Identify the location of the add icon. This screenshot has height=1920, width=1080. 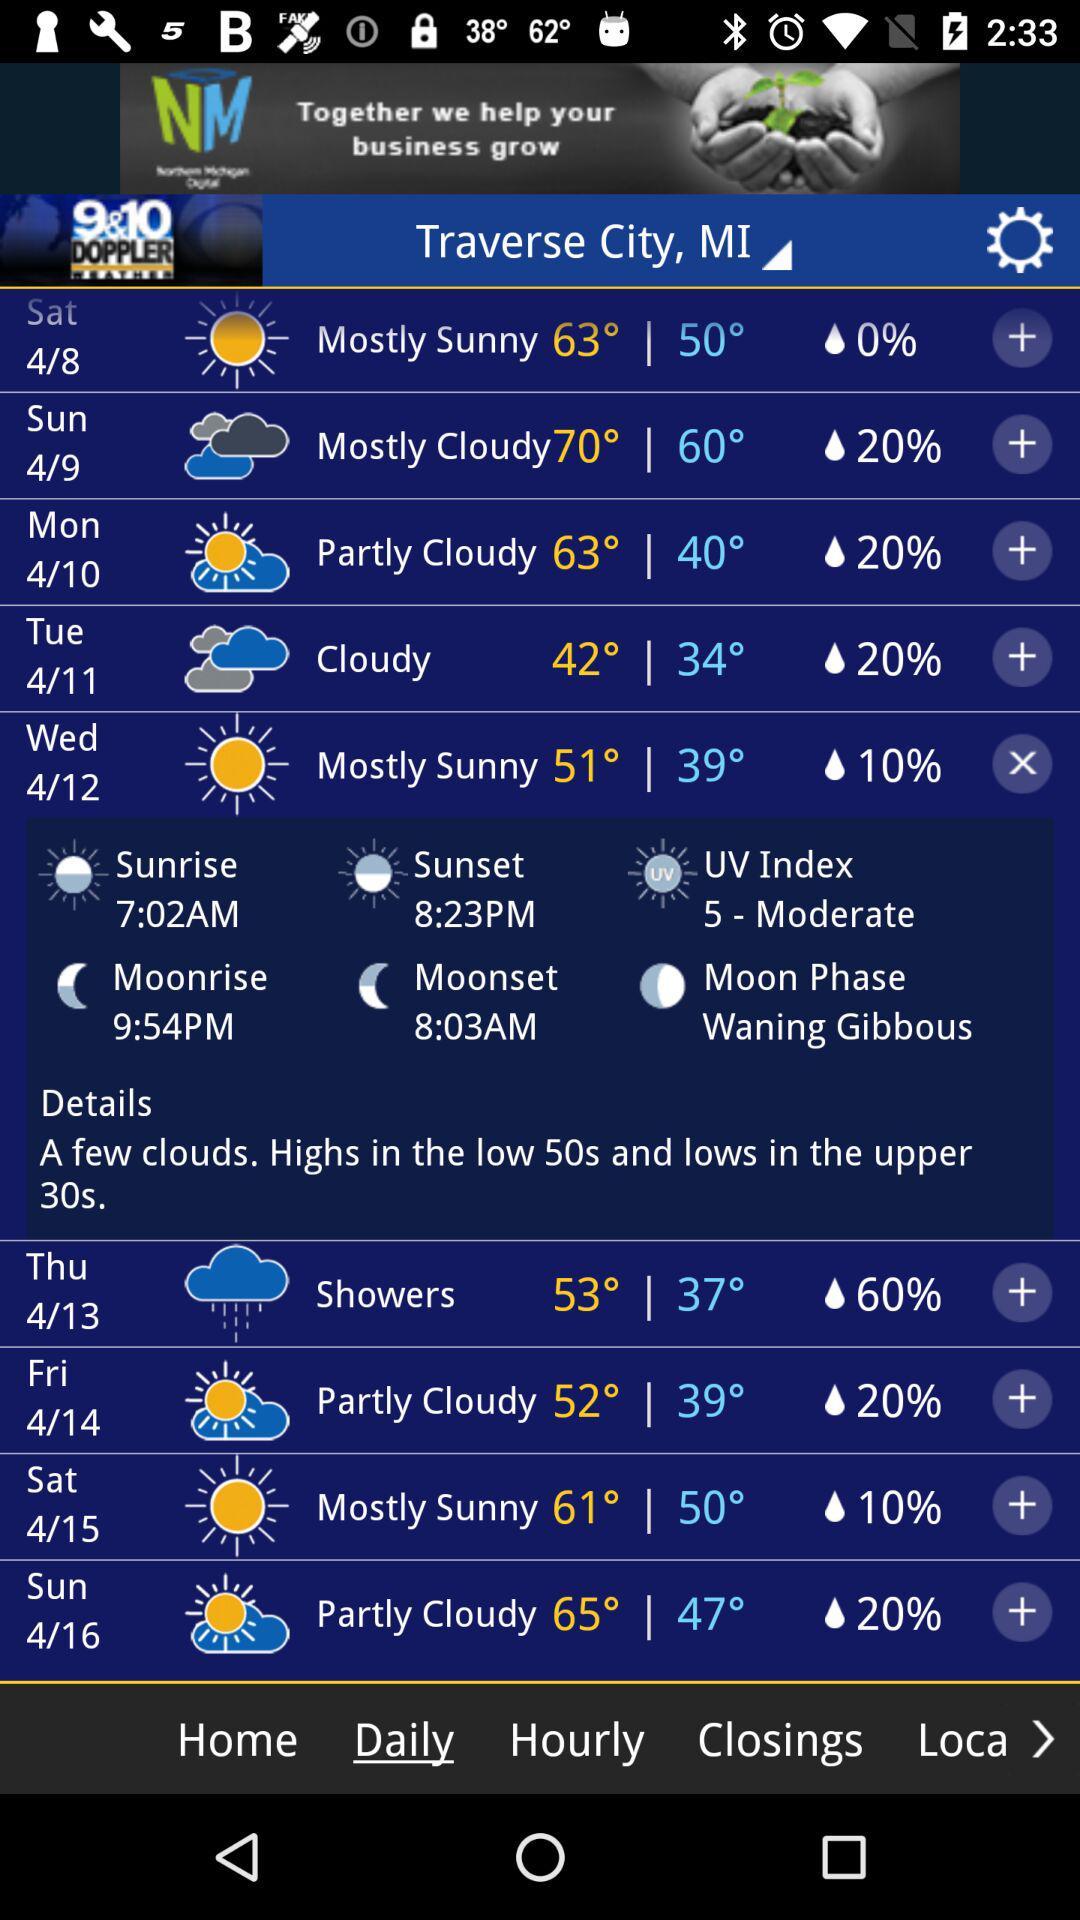
(1042, 362).